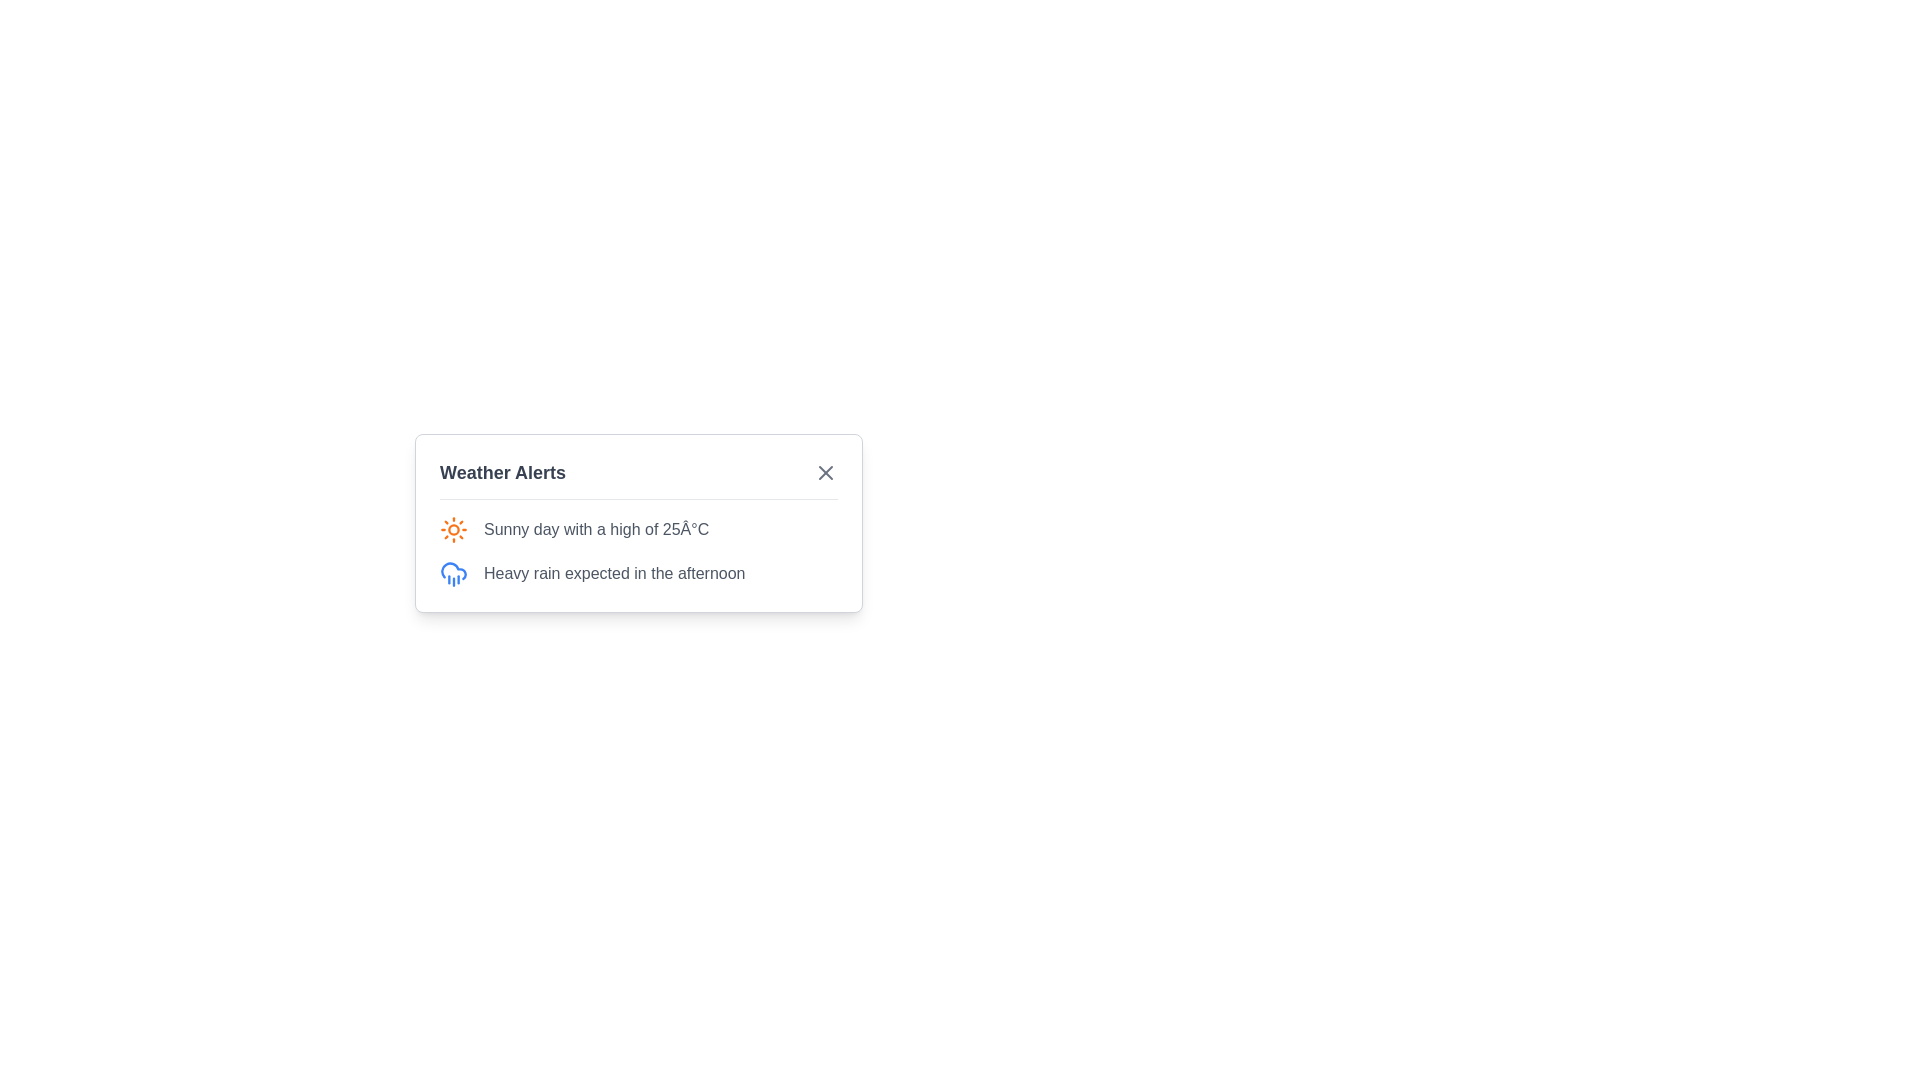  What do you see at coordinates (825, 473) in the screenshot?
I see `the close button of the WeatherAlert component` at bounding box center [825, 473].